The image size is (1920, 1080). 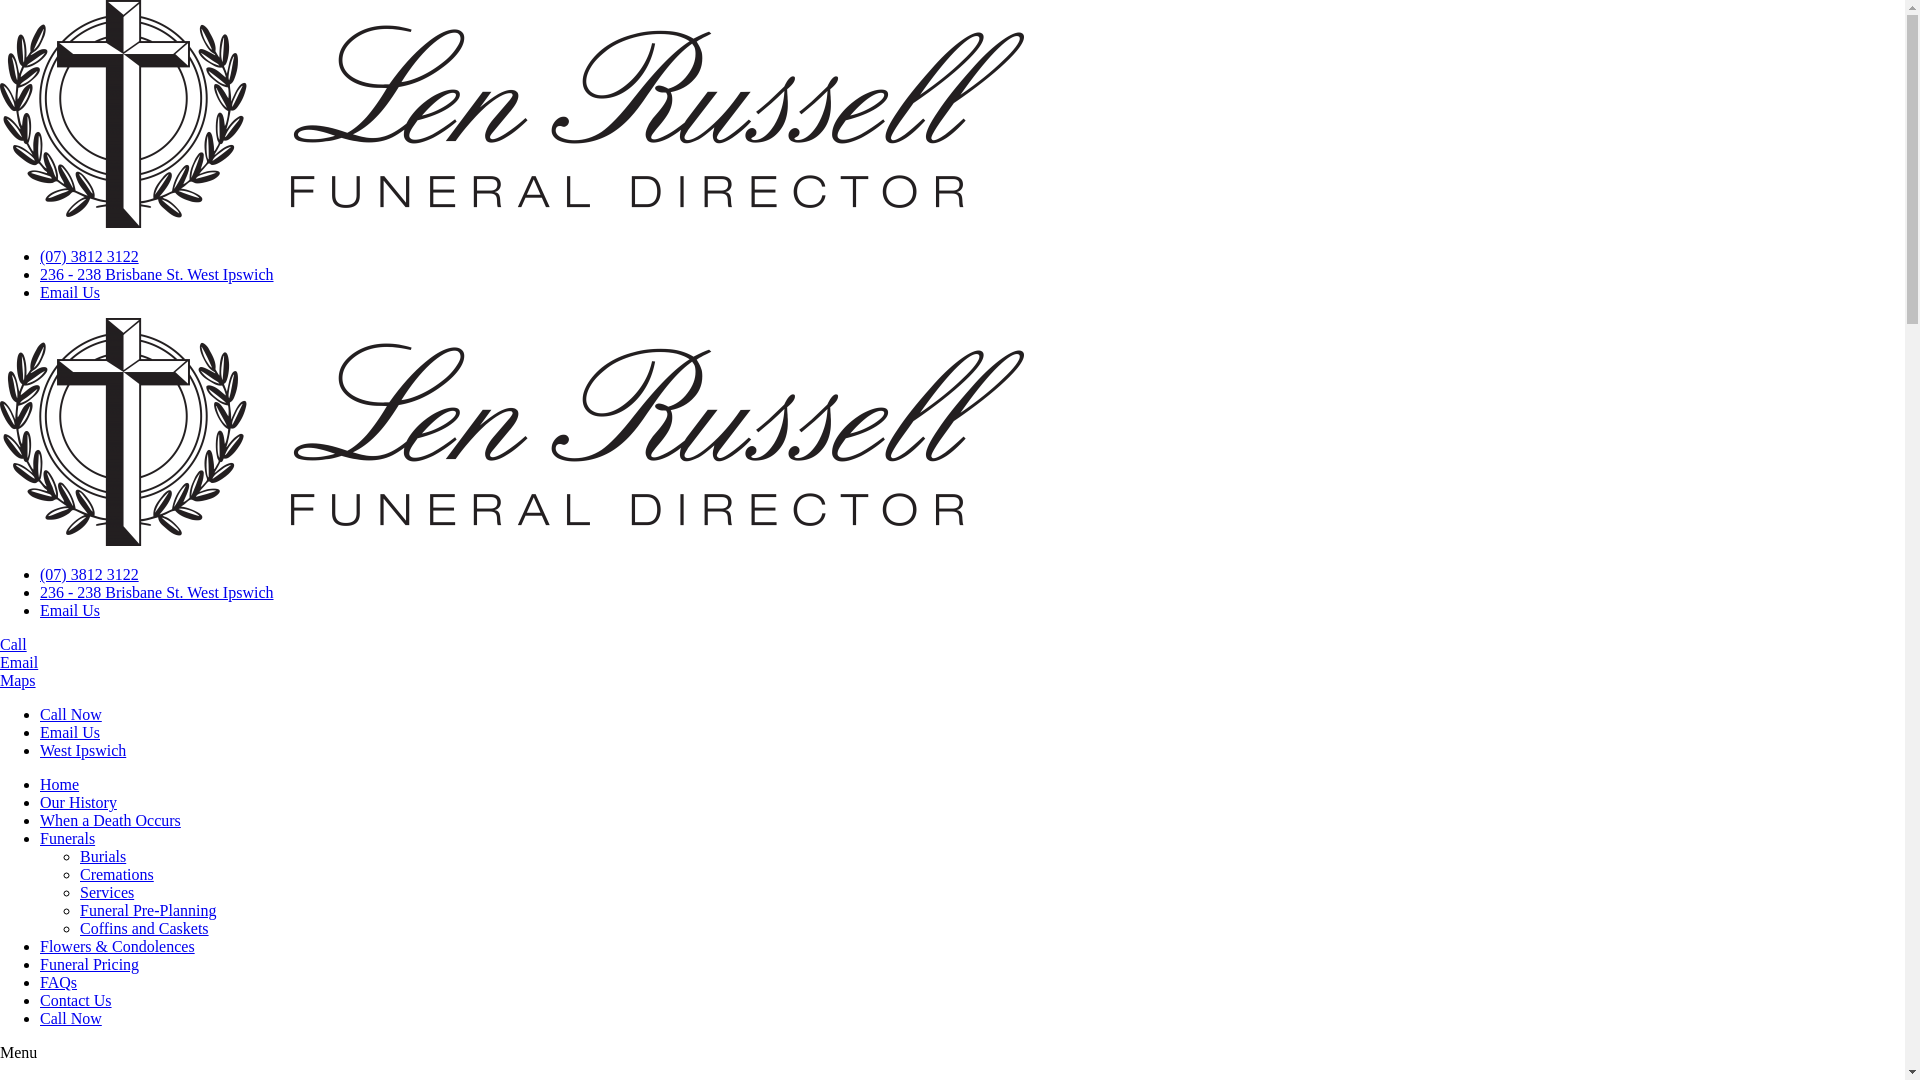 What do you see at coordinates (101, 855) in the screenshot?
I see `'Burials'` at bounding box center [101, 855].